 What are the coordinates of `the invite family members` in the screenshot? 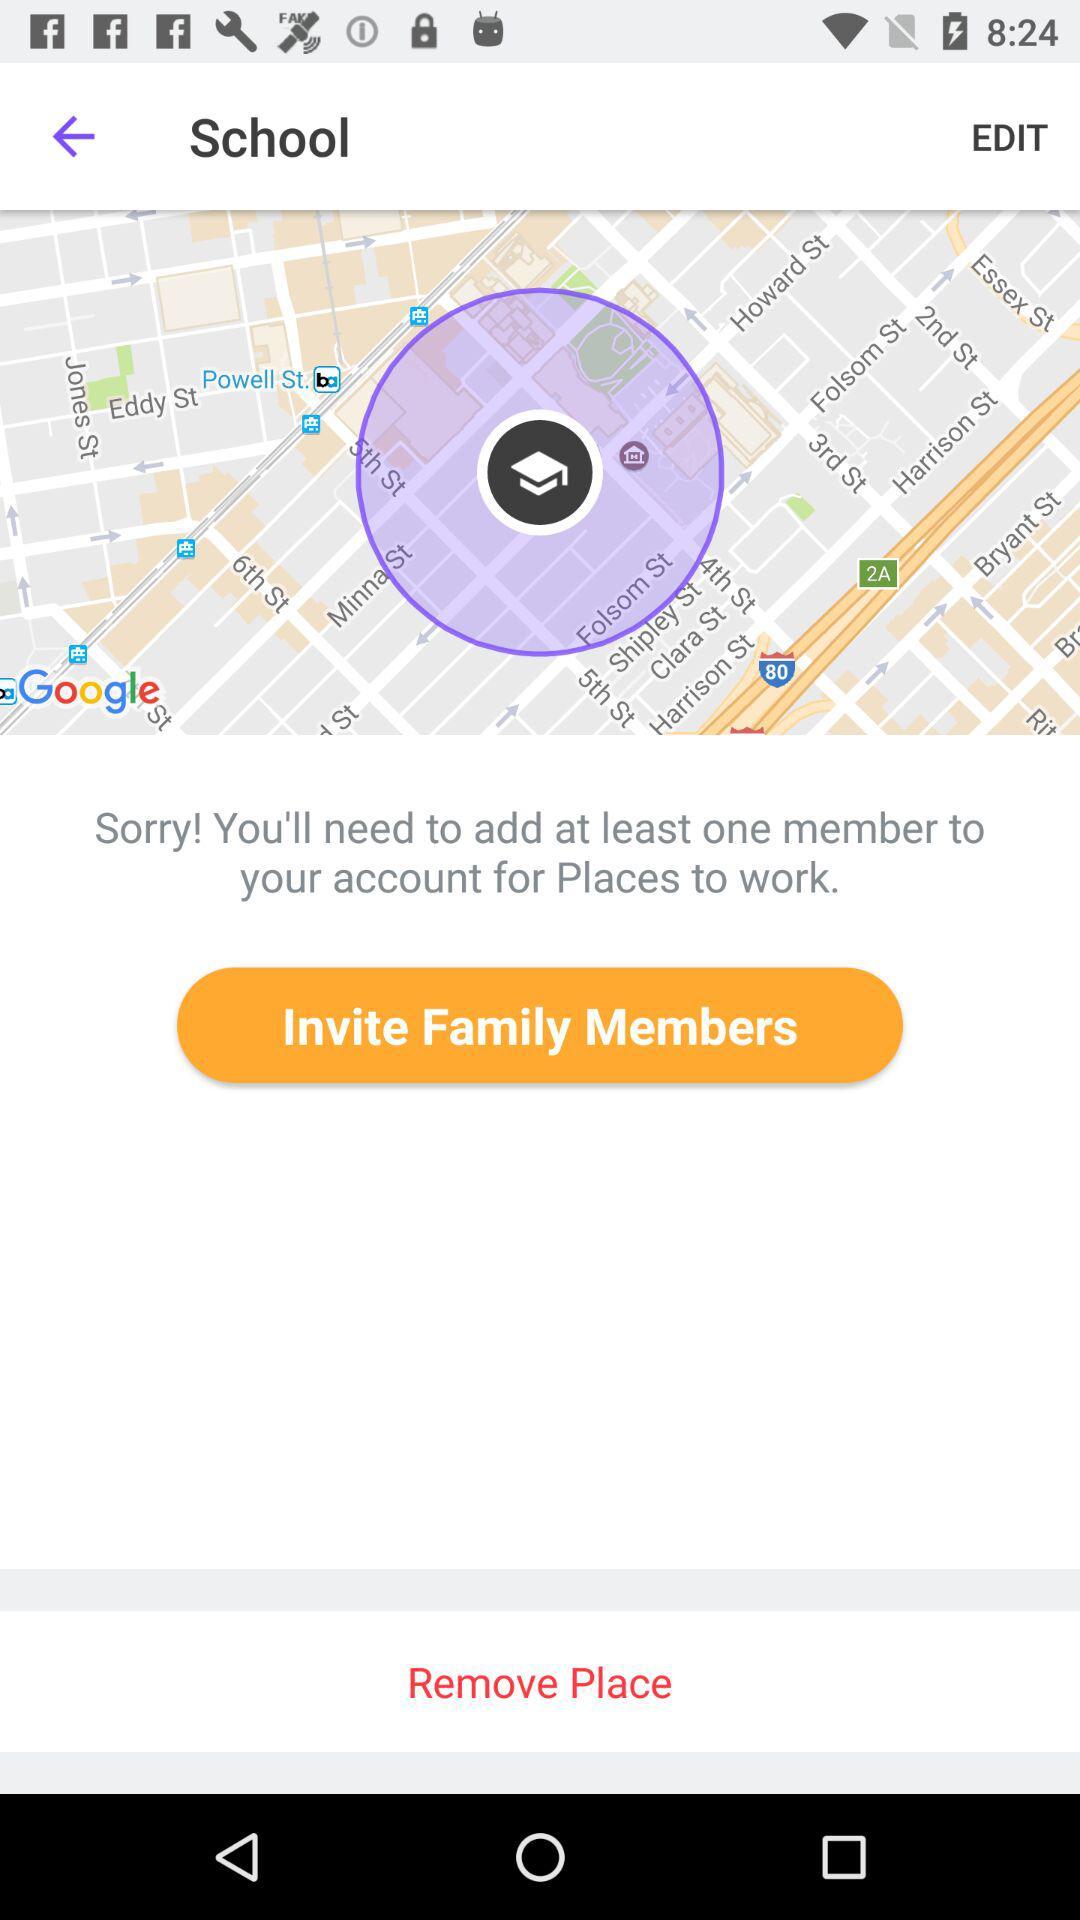 It's located at (540, 1025).